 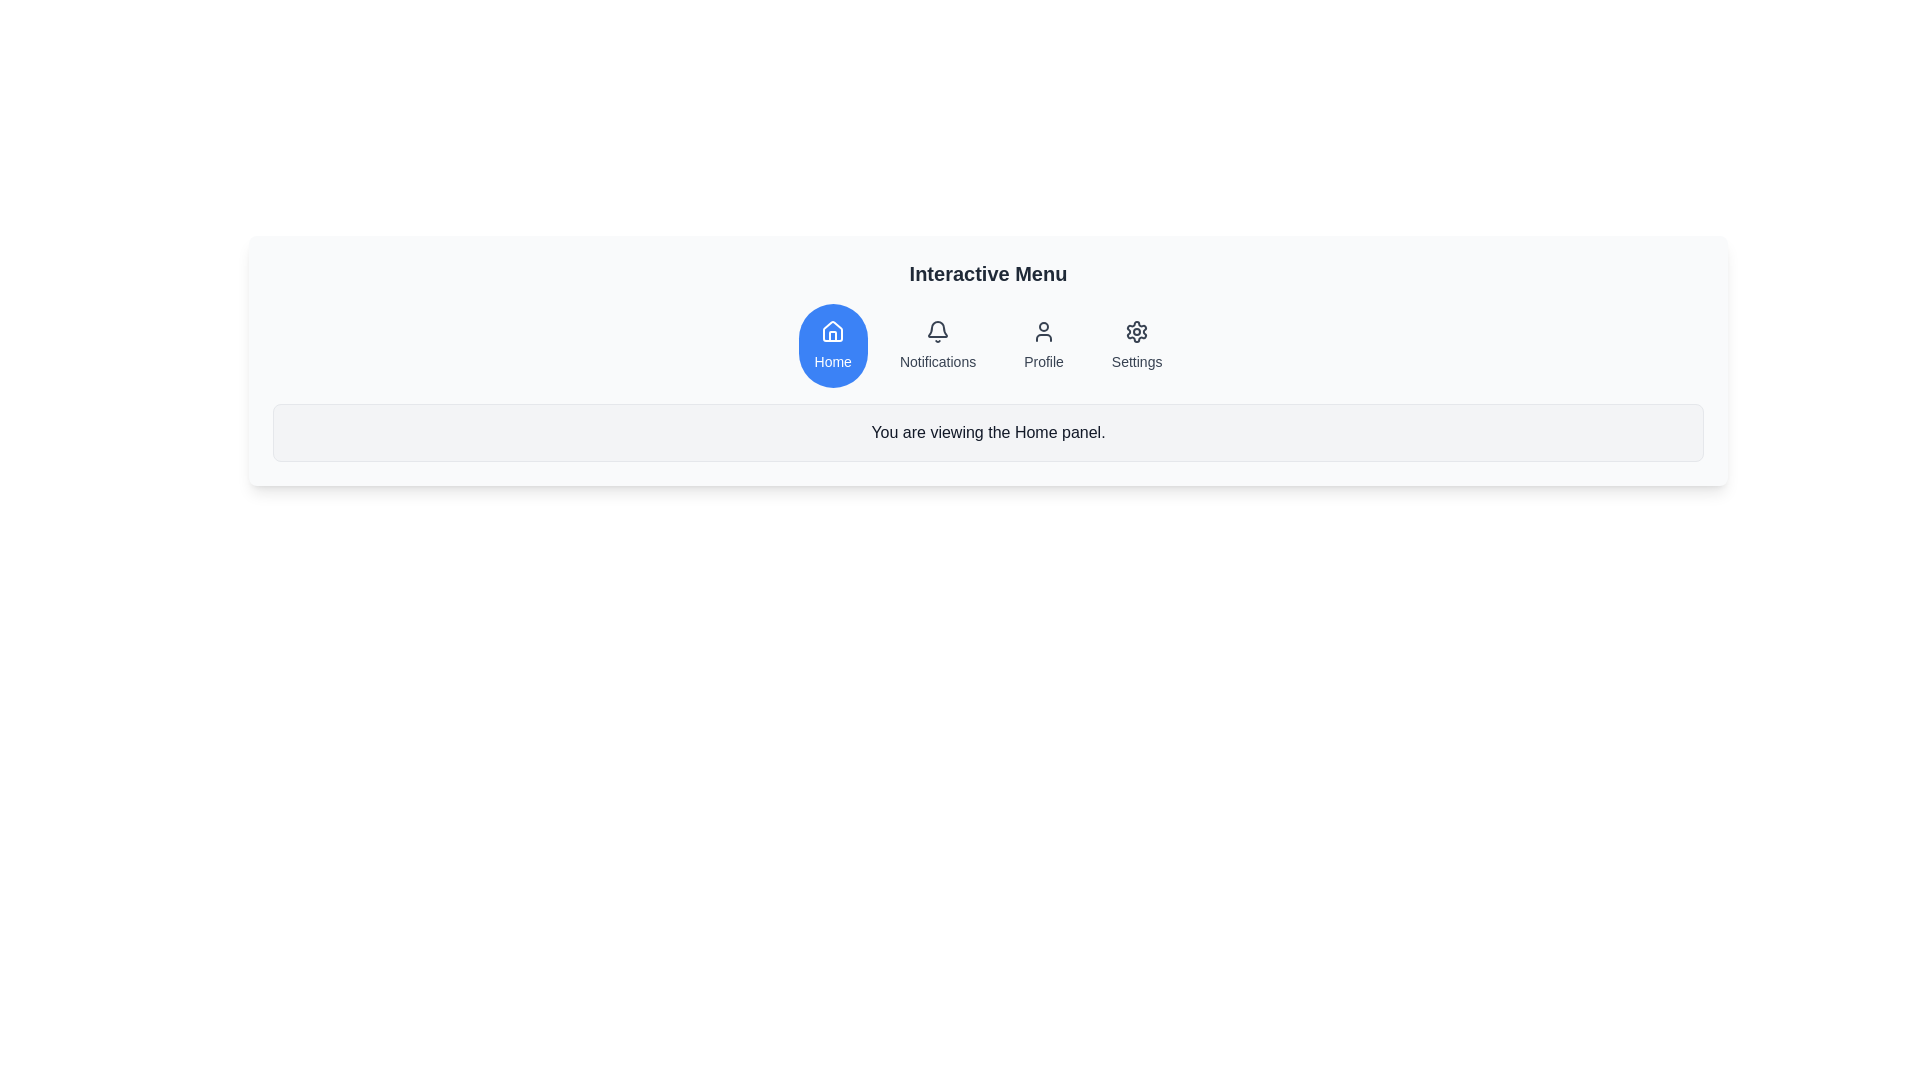 I want to click on the horizontal rectangular notification box displaying the message 'You are viewing the Home panel.' which has a light gray background and dark gray text, so click(x=988, y=431).